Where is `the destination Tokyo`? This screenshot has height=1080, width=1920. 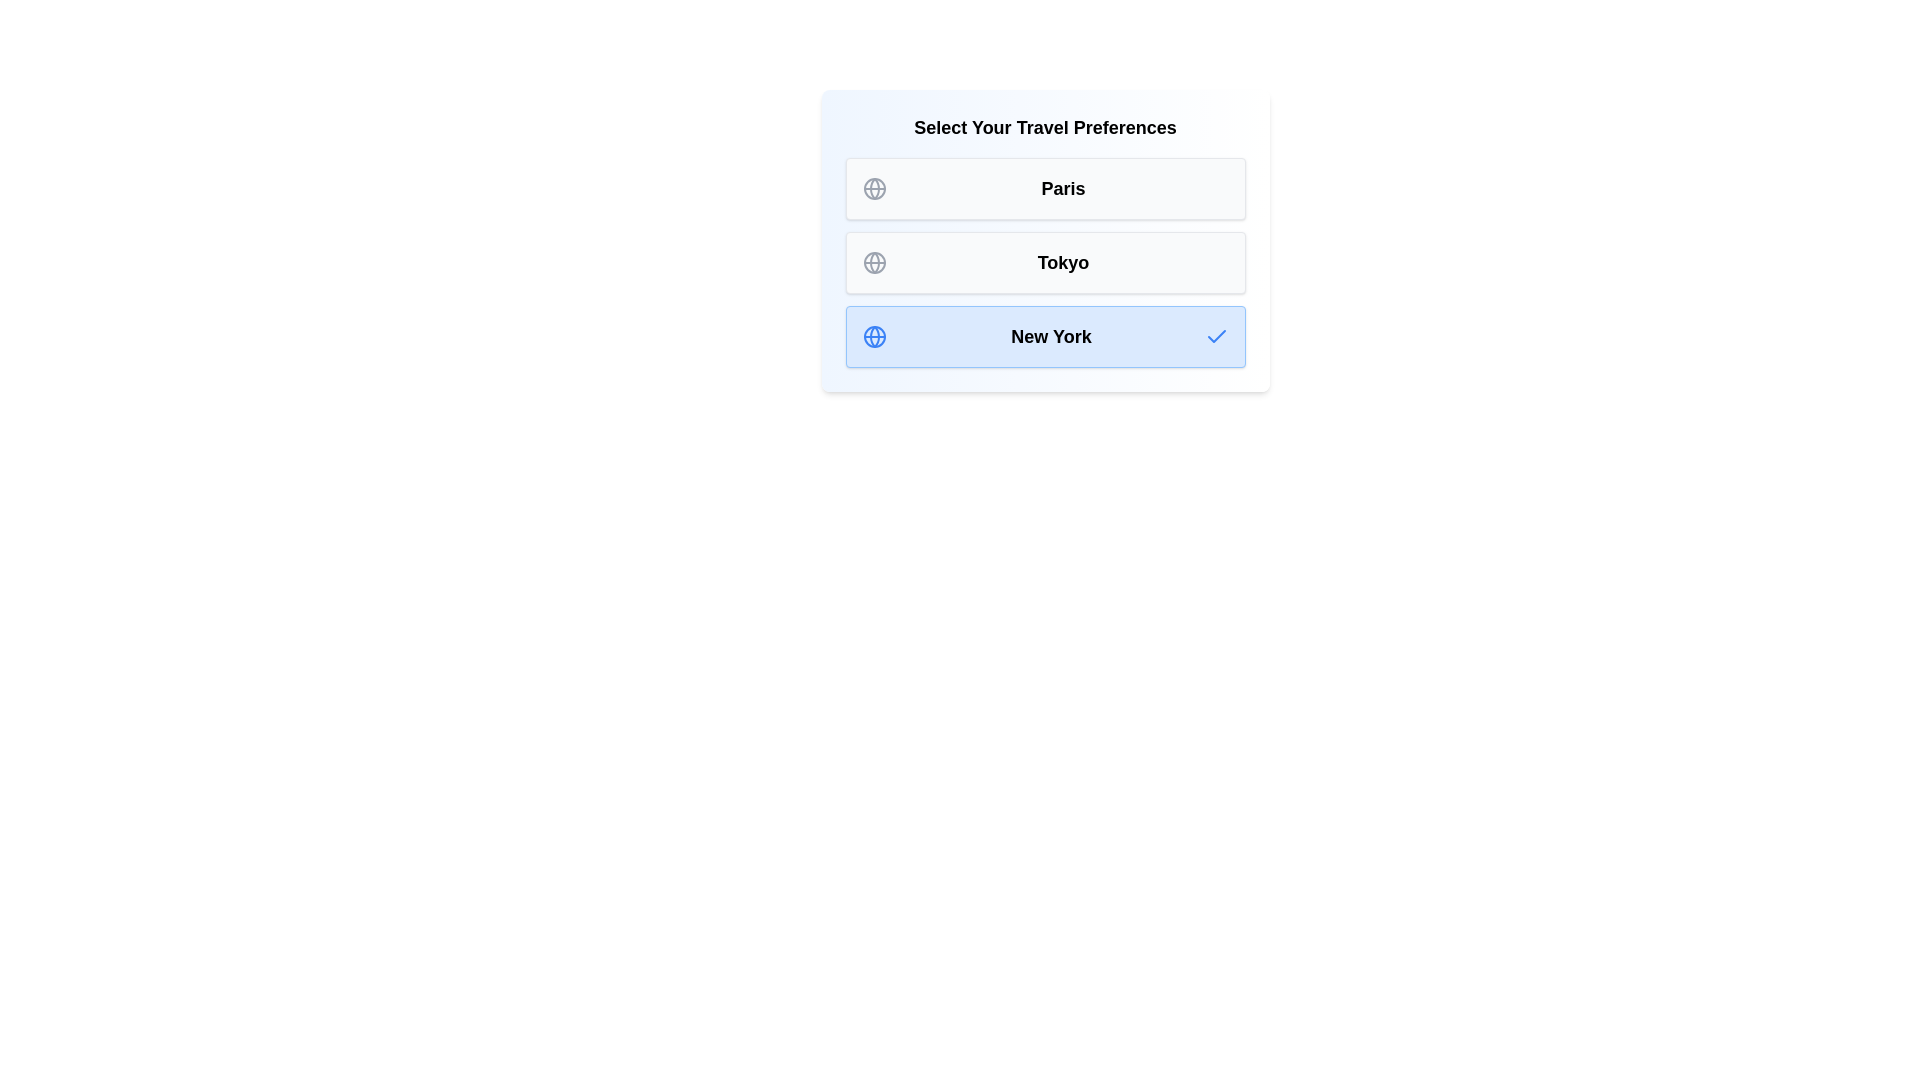 the destination Tokyo is located at coordinates (1044, 261).